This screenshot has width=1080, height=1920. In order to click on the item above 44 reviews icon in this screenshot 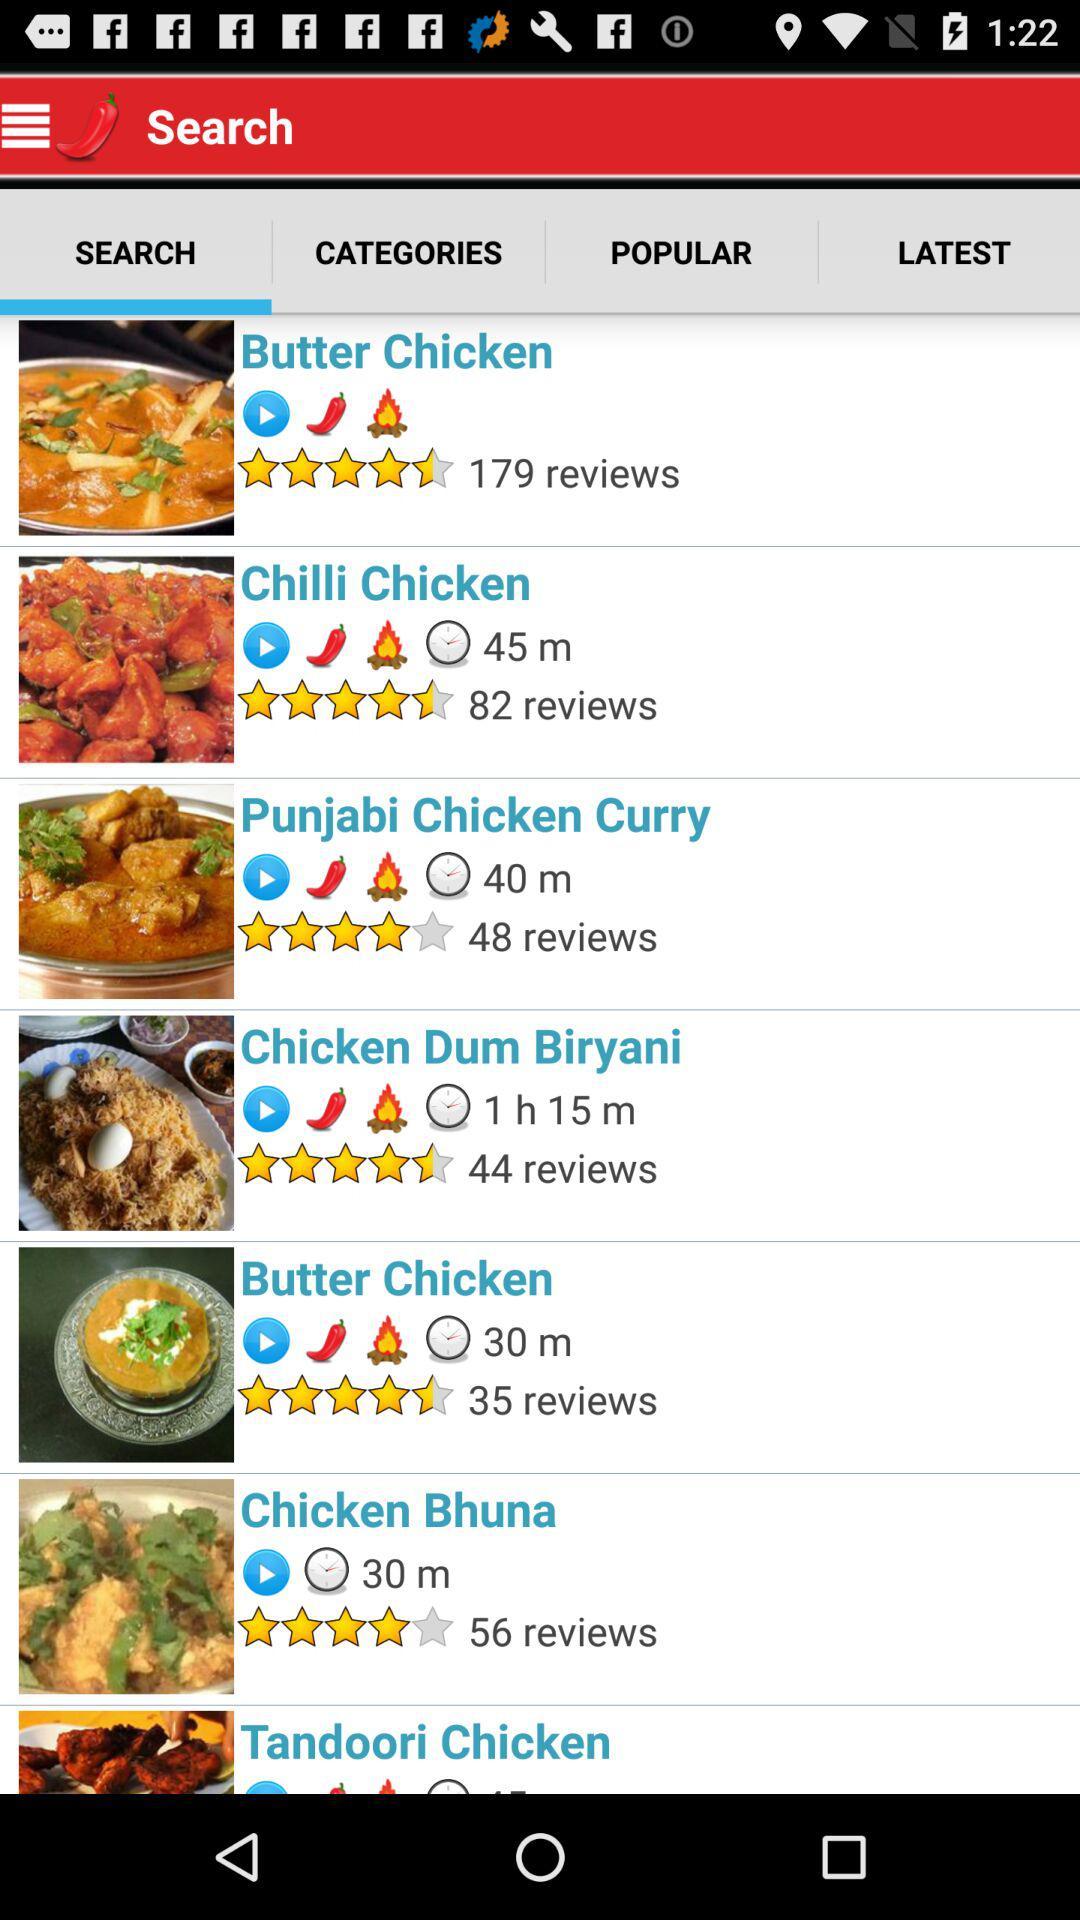, I will do `click(559, 1107)`.